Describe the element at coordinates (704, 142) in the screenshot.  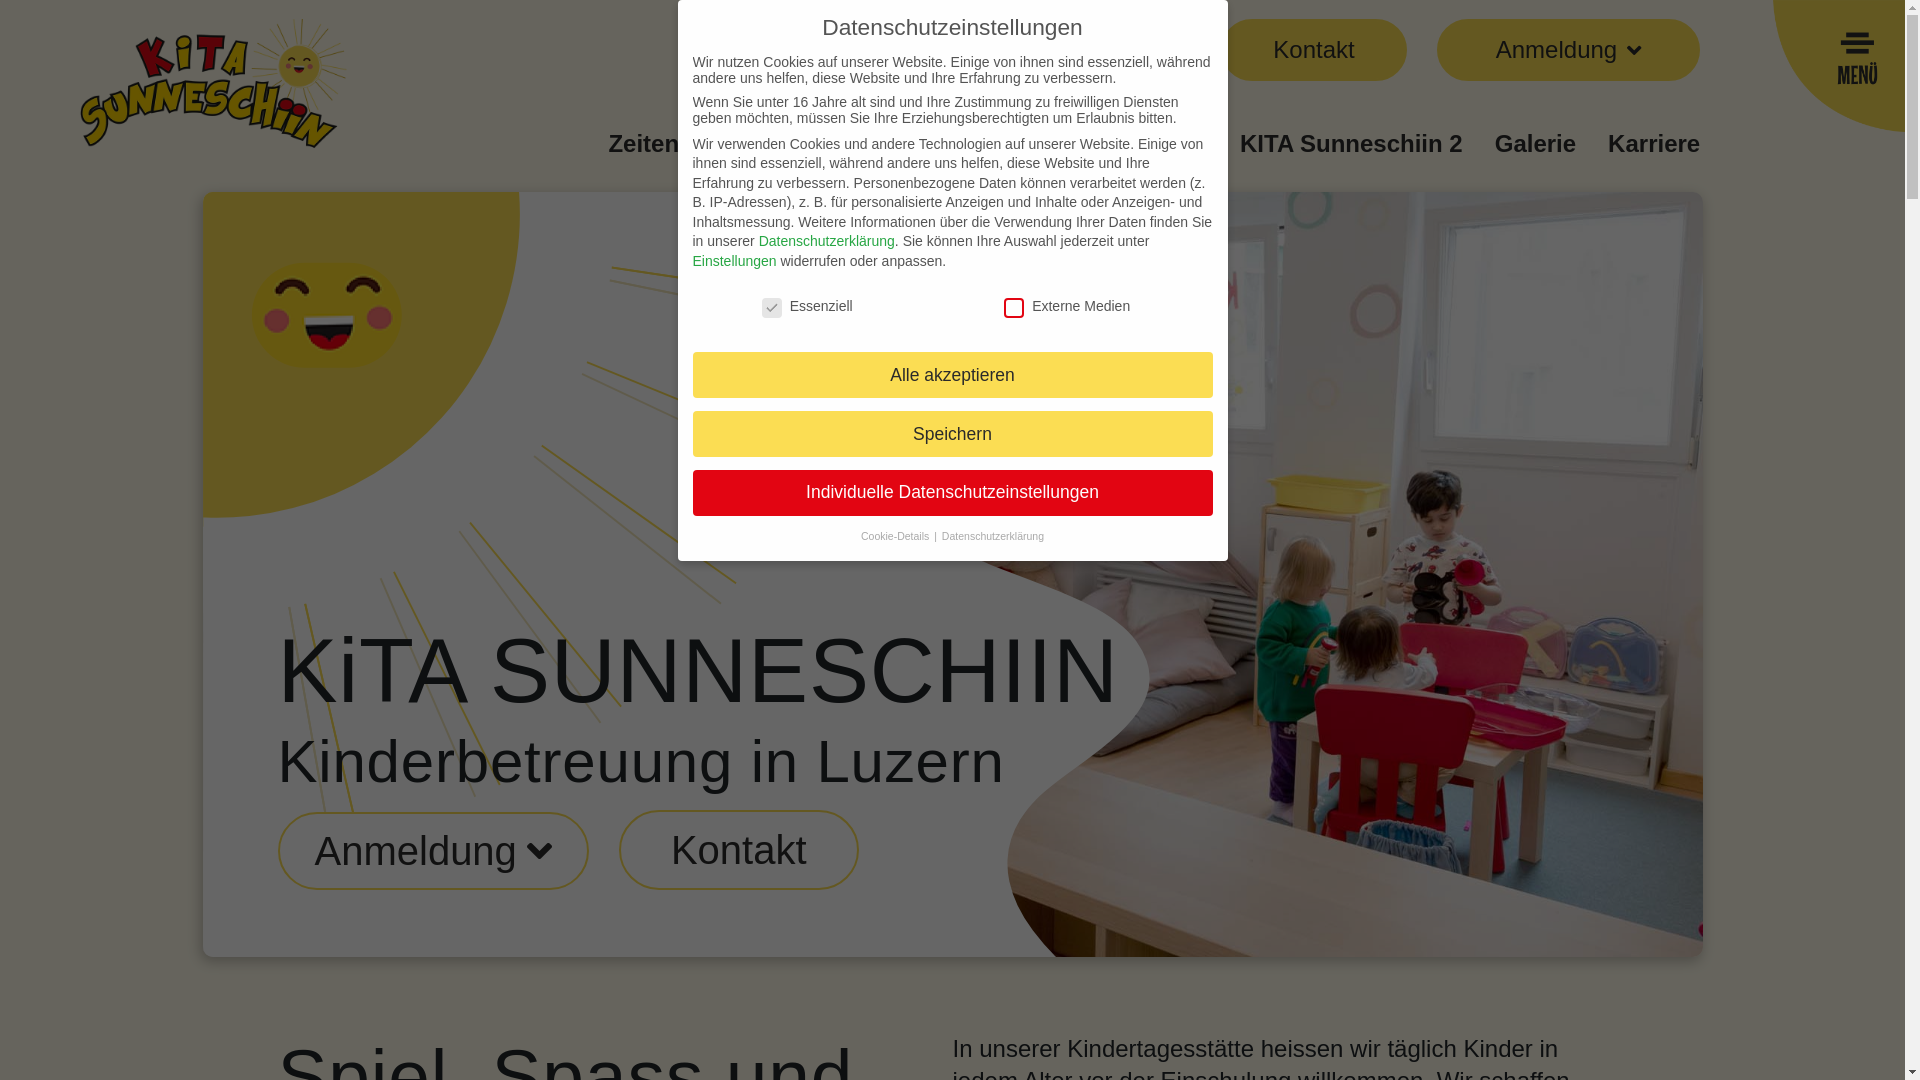
I see `'Zeiten und Tarife'` at that location.